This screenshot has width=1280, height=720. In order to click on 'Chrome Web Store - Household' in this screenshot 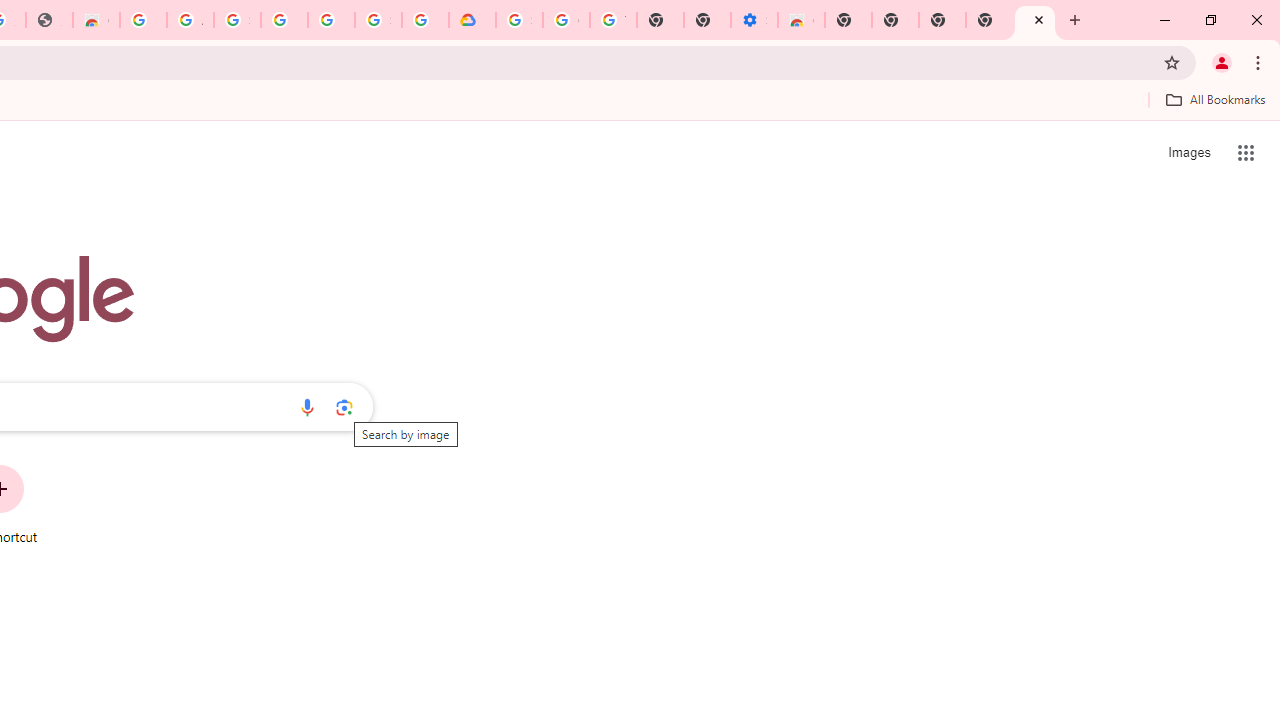, I will do `click(95, 20)`.